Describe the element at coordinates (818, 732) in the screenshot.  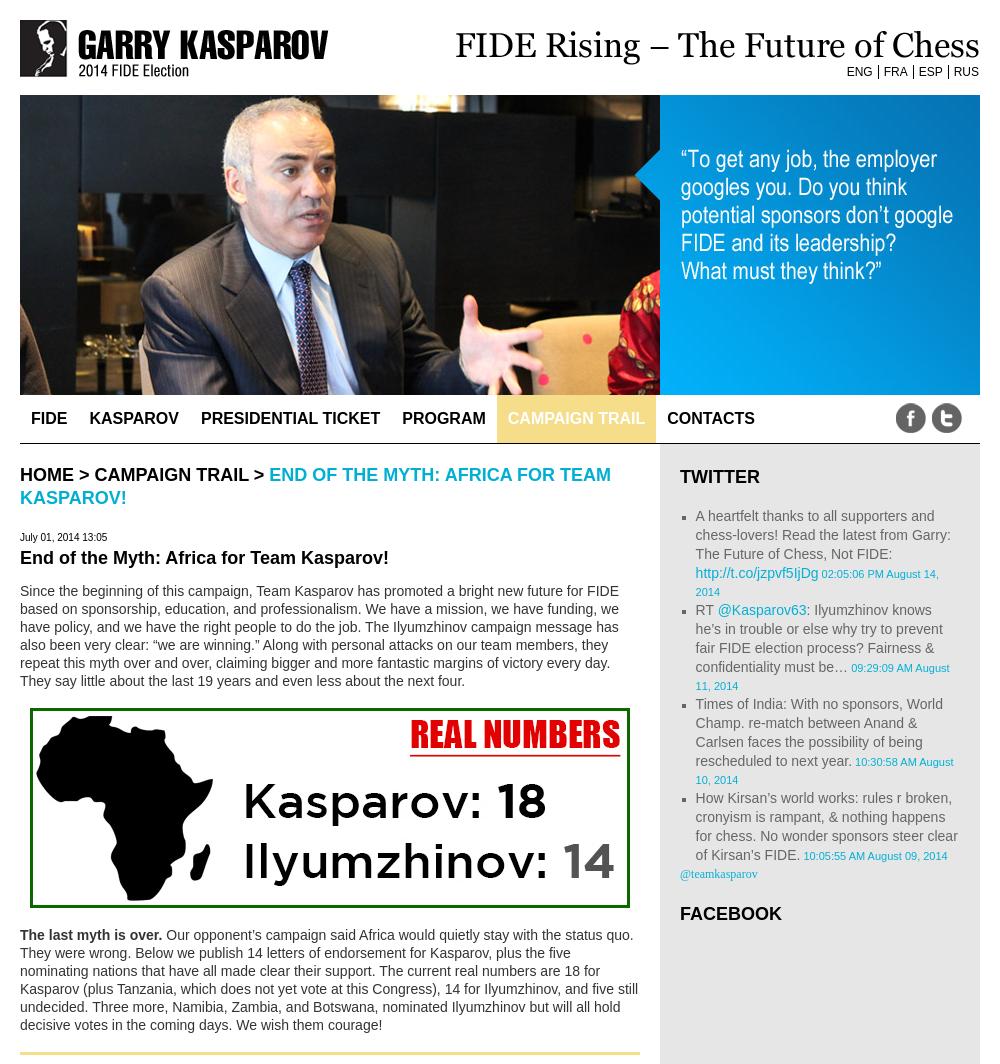
I see `'Times of India: With no sponsors, World Champ. re-match between Anand & Carlsen faces the possibility of being rescheduled to next year.'` at that location.